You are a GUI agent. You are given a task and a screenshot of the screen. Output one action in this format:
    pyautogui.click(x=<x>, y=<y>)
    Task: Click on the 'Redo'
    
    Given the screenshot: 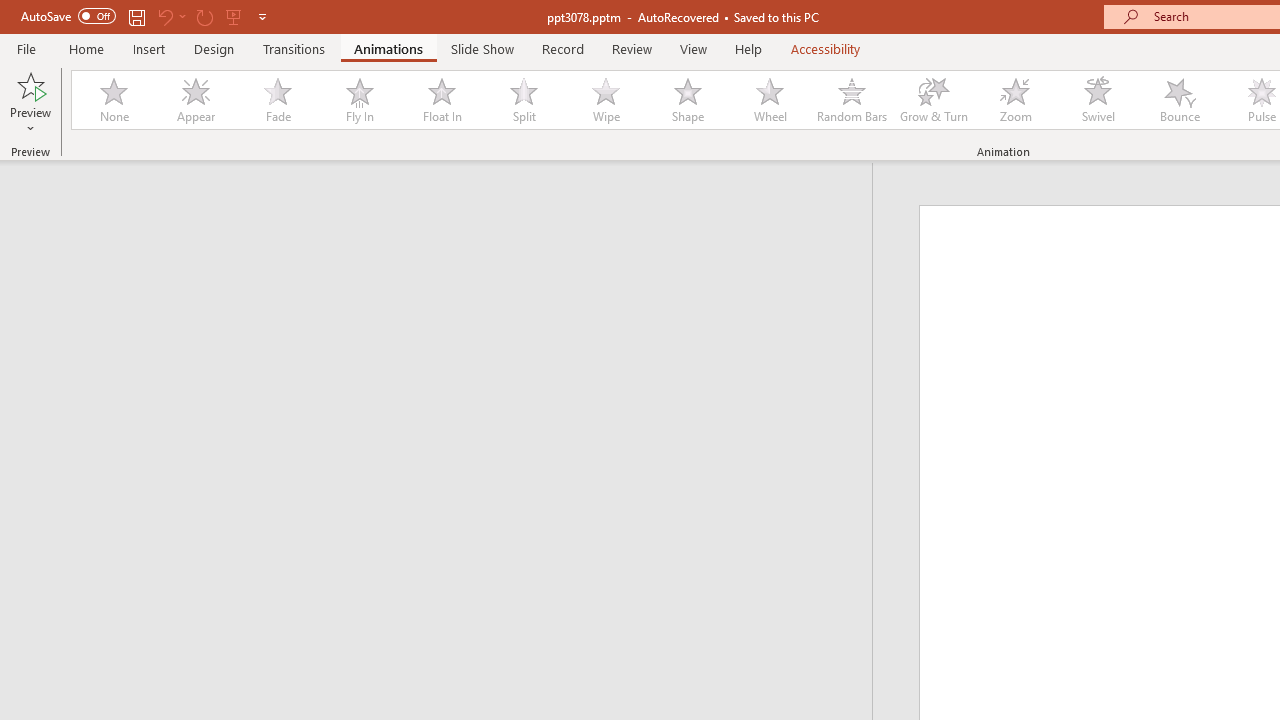 What is the action you would take?
    pyautogui.click(x=204, y=16)
    